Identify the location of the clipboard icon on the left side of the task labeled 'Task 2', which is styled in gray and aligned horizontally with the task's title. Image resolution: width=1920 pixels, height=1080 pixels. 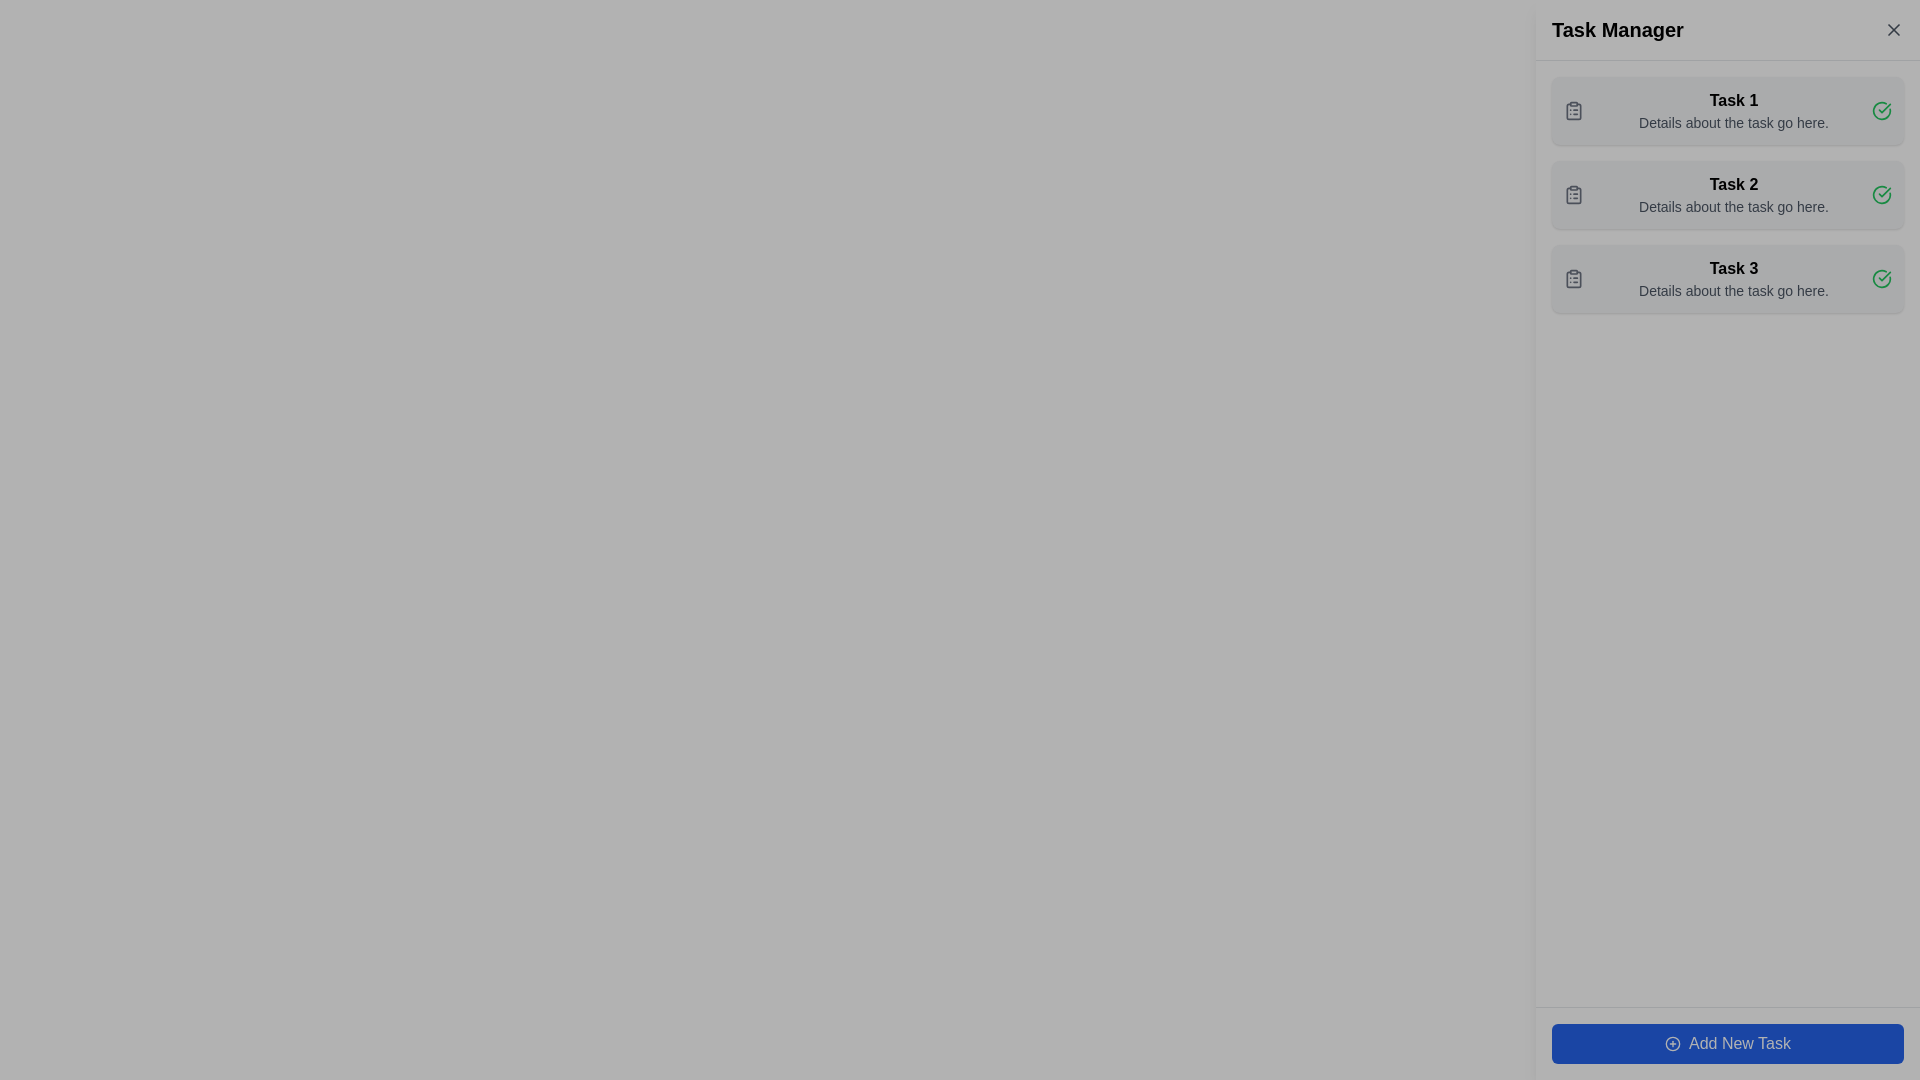
(1573, 195).